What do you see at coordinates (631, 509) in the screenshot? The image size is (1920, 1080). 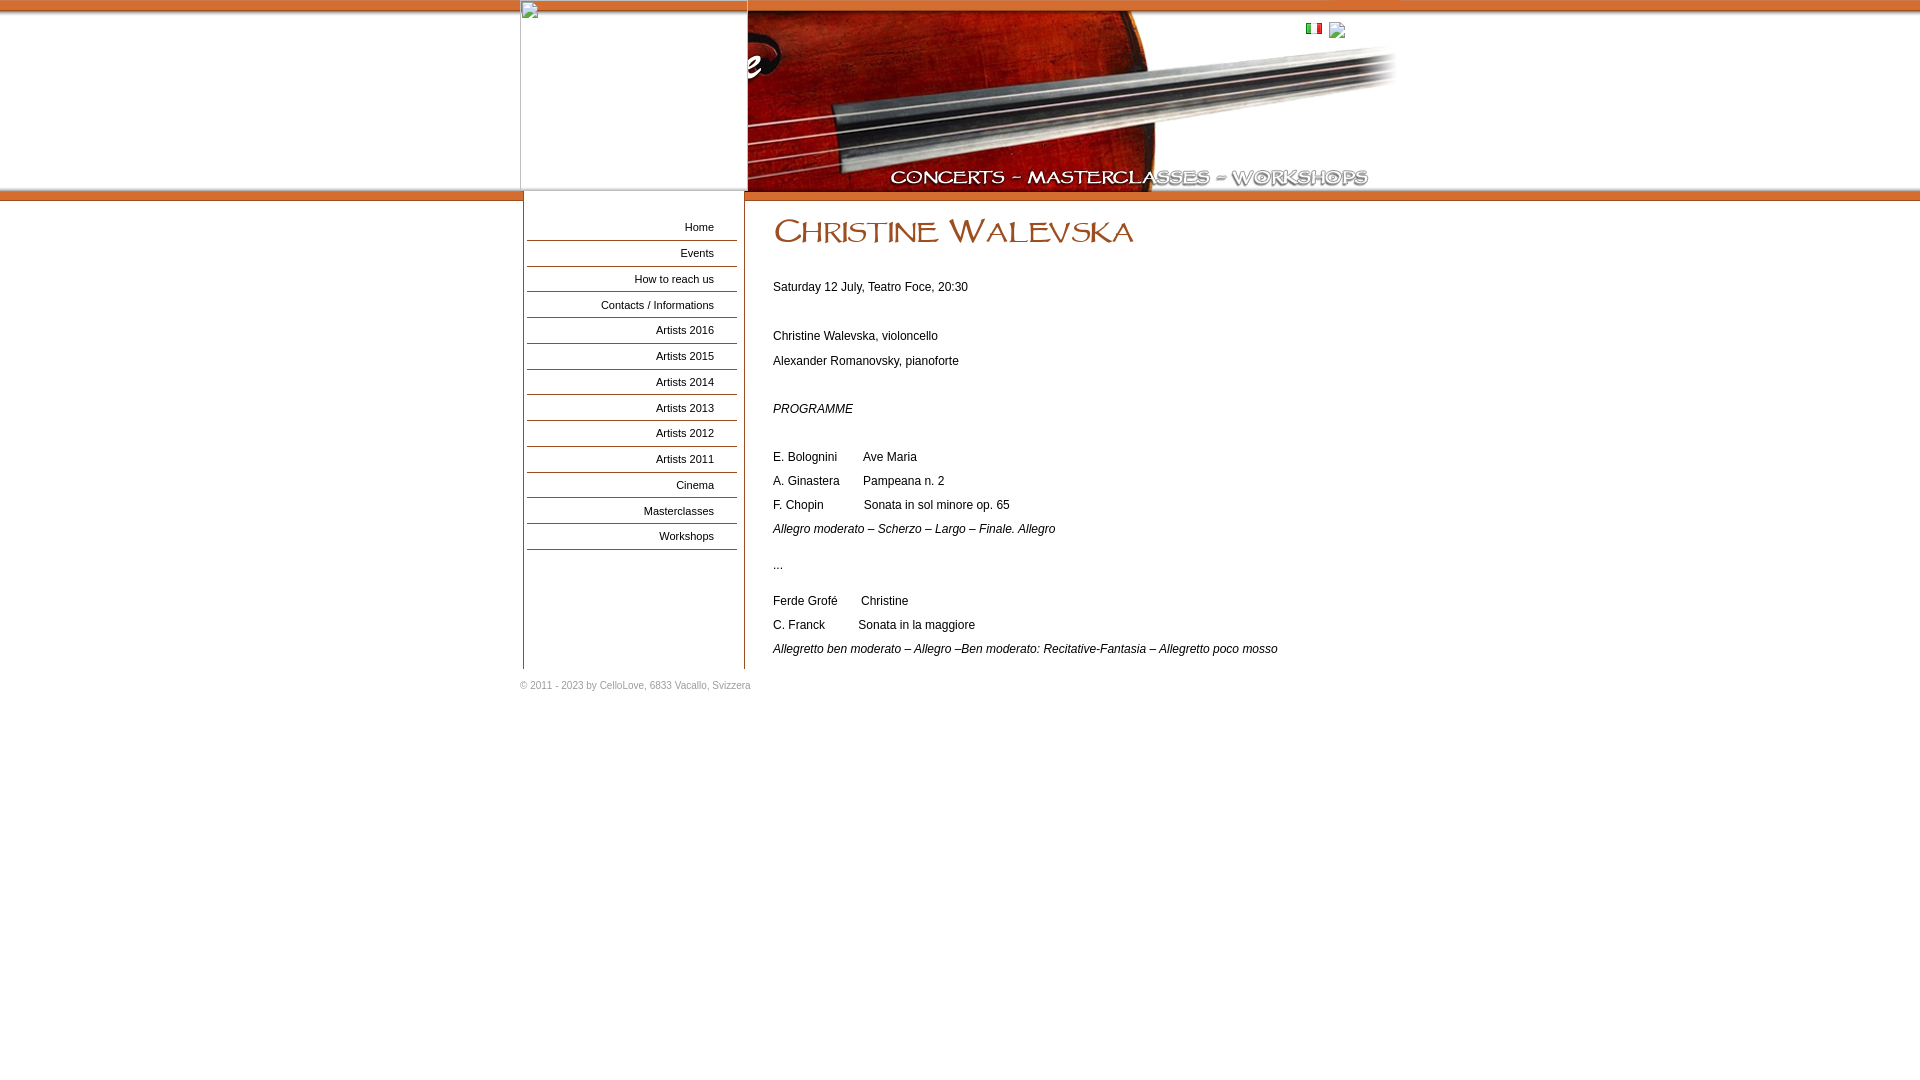 I see `'Masterclasses'` at bounding box center [631, 509].